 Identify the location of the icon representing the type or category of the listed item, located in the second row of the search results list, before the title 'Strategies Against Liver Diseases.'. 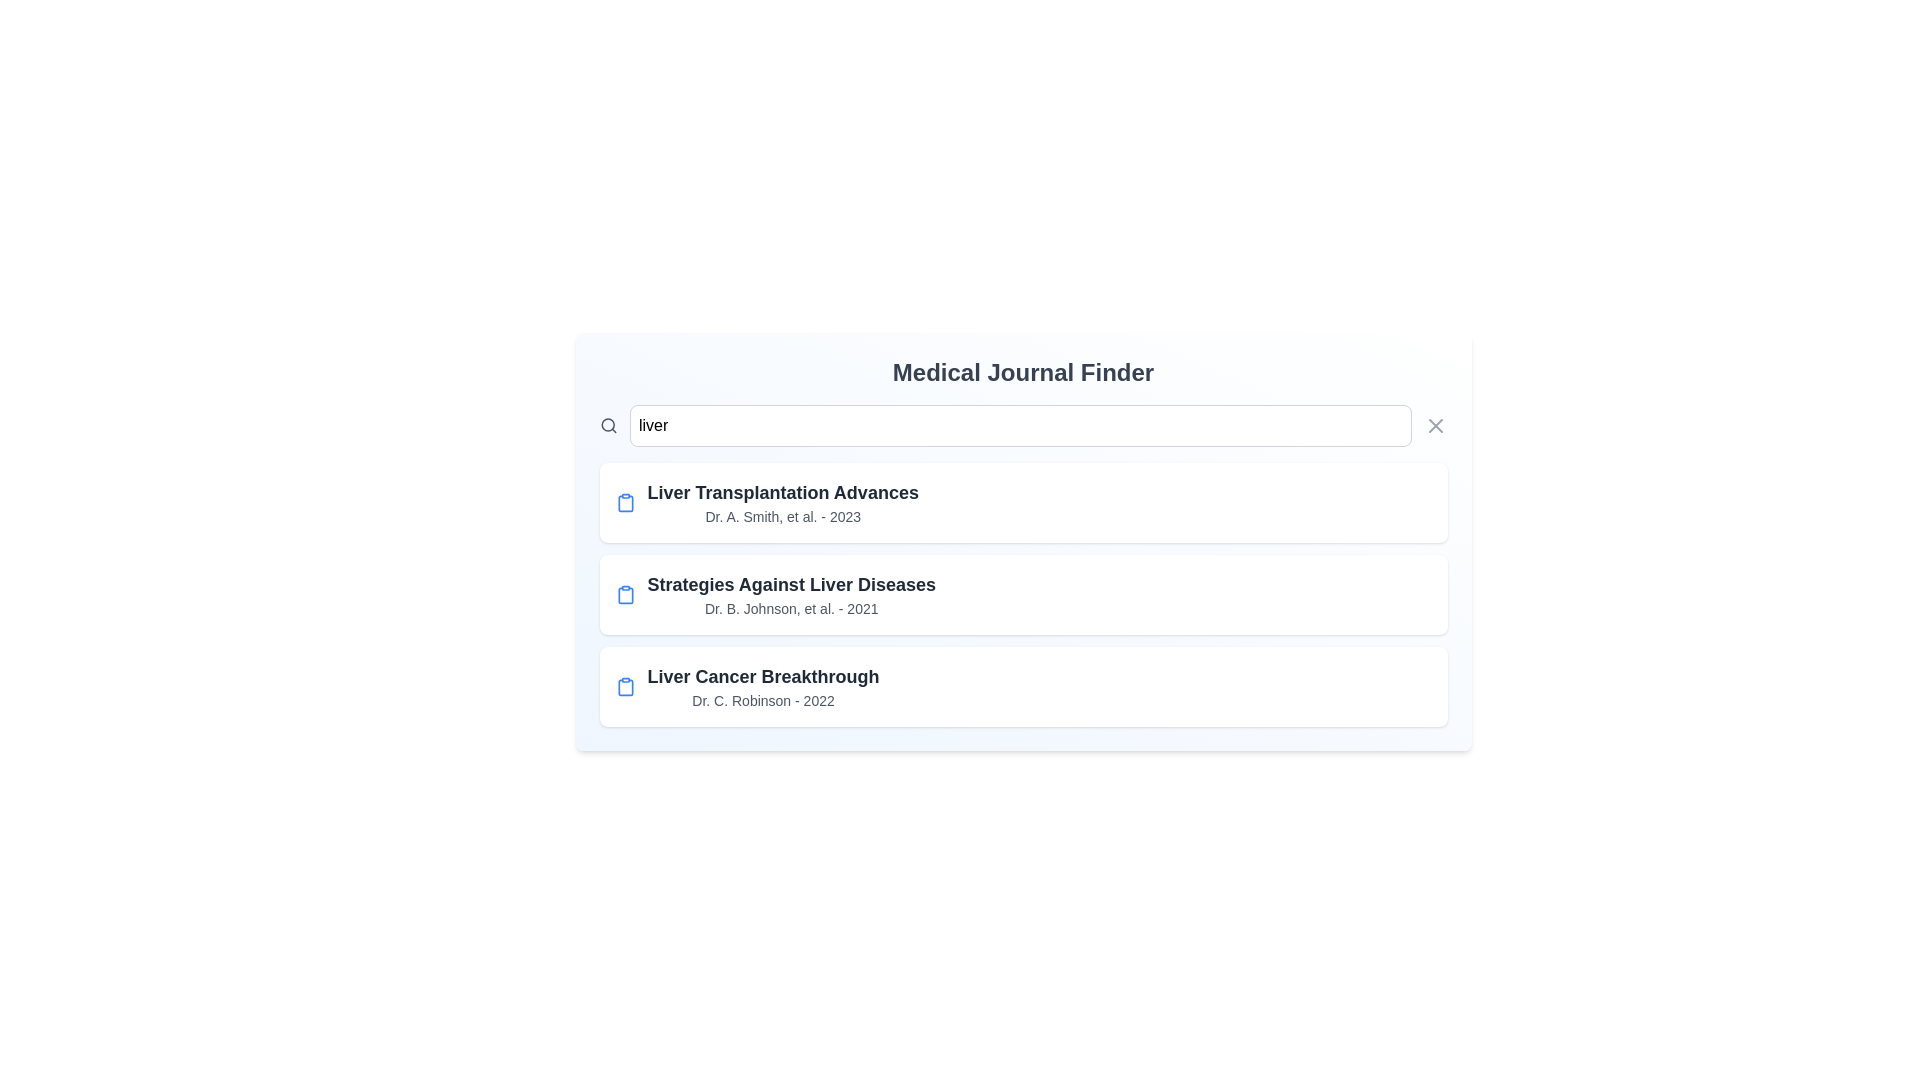
(624, 594).